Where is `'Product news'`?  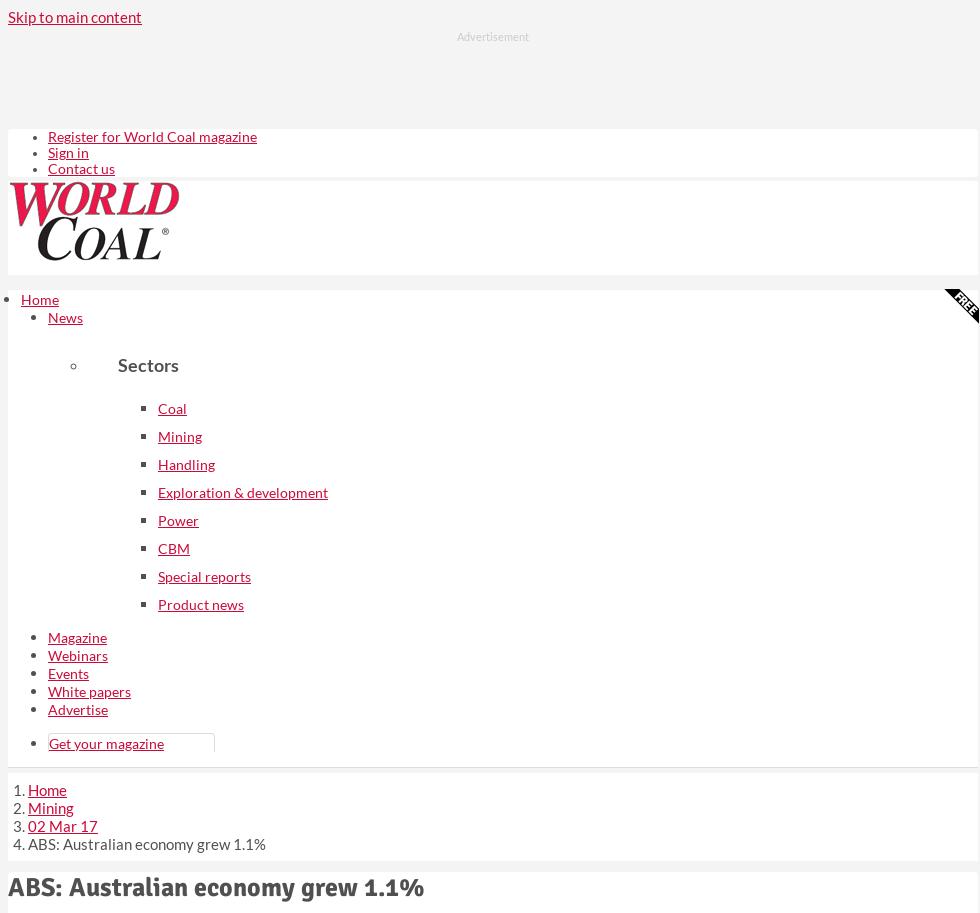
'Product news' is located at coordinates (200, 603).